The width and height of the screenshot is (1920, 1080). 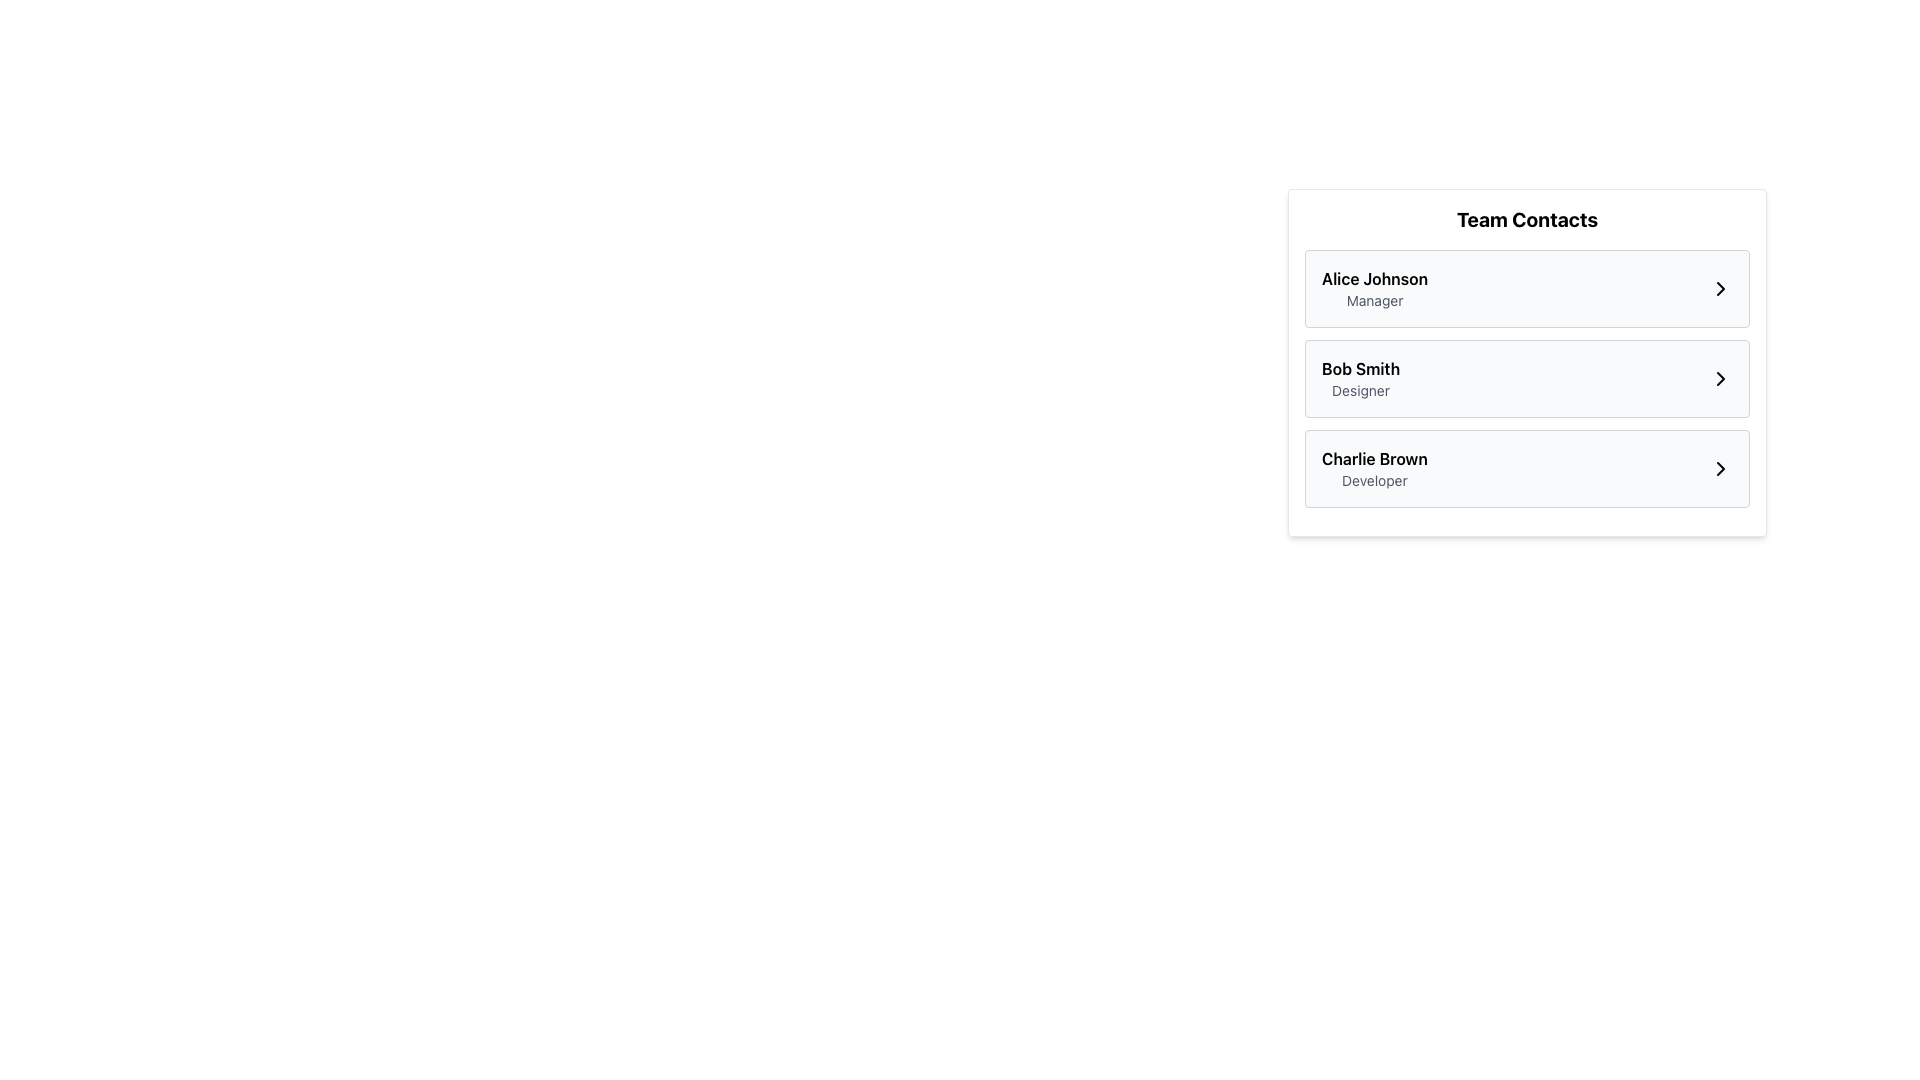 I want to click on the second list item in the 'Team Contacts' card, which displays 'Bob Smith' and 'Designer', so click(x=1526, y=378).